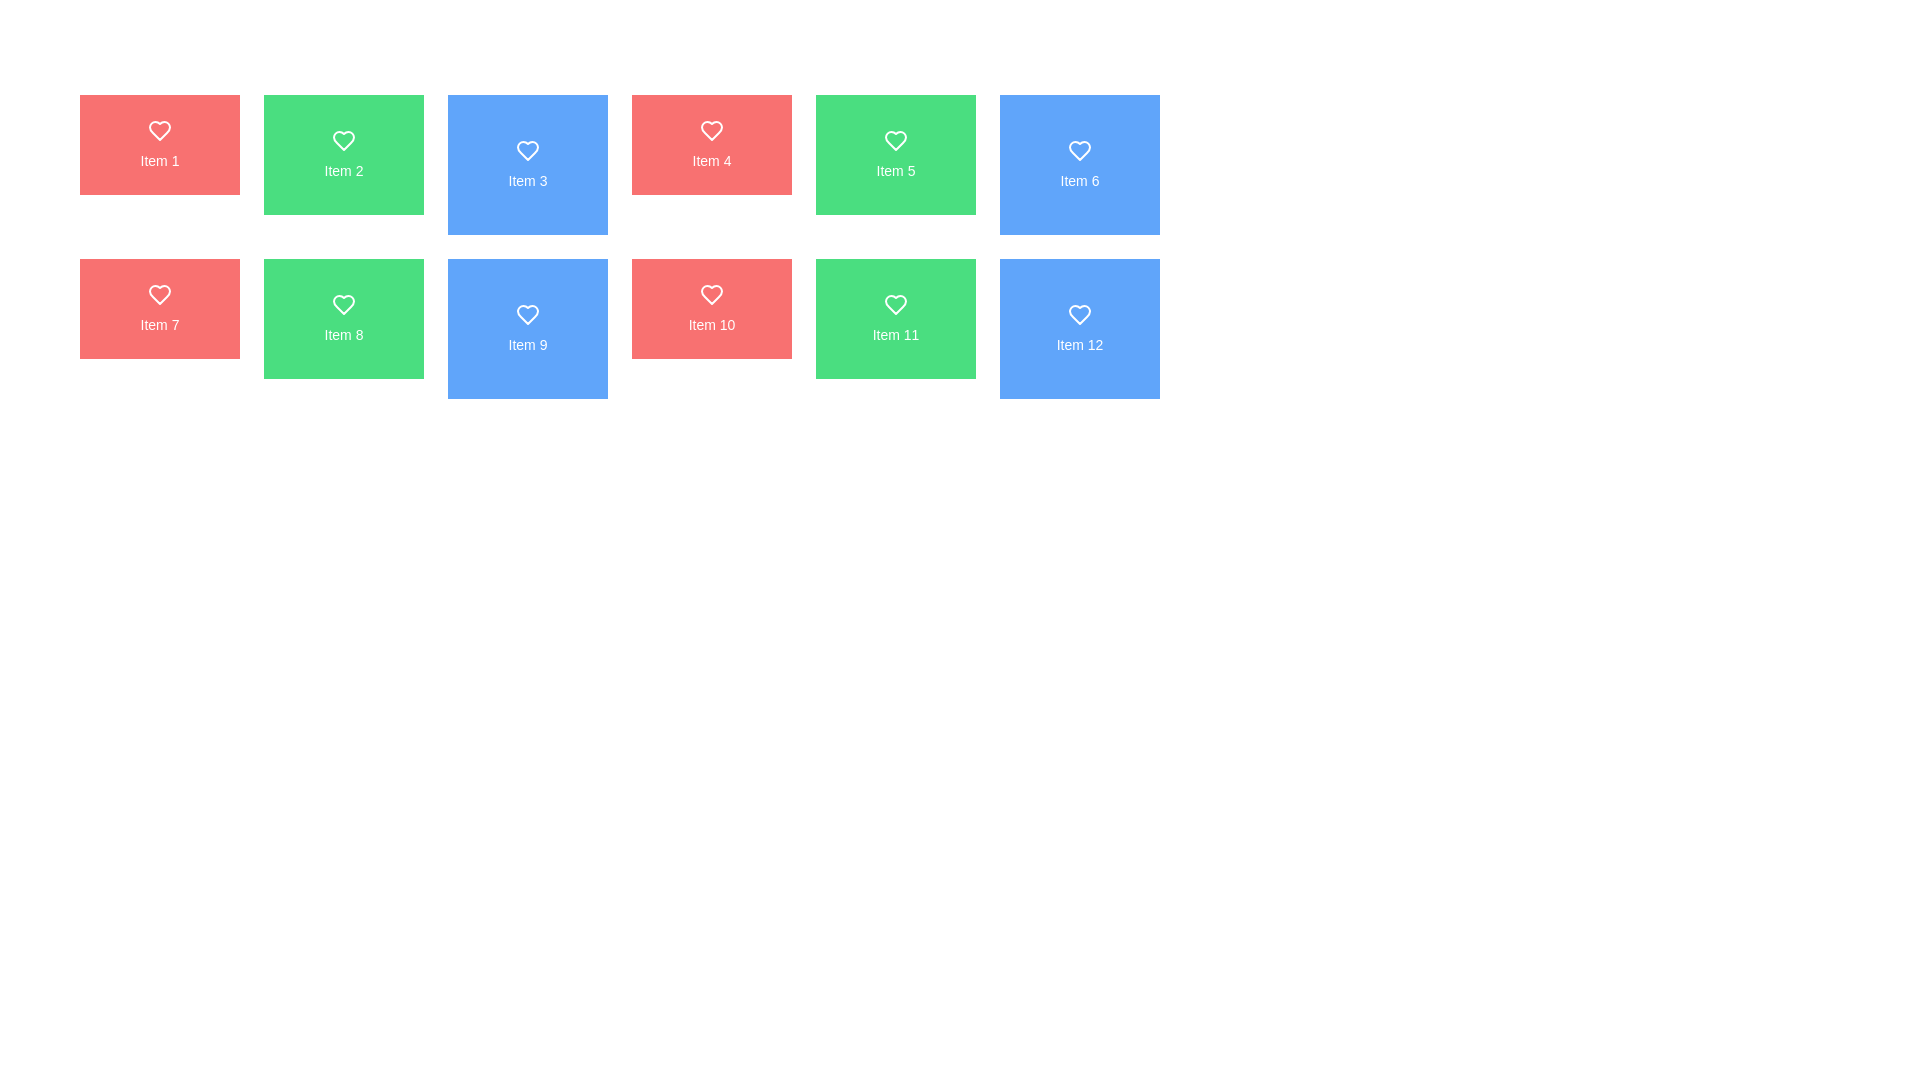 Image resolution: width=1920 pixels, height=1080 pixels. What do you see at coordinates (711, 131) in the screenshot?
I see `the heart icon within the 'Item 4' tile` at bounding box center [711, 131].